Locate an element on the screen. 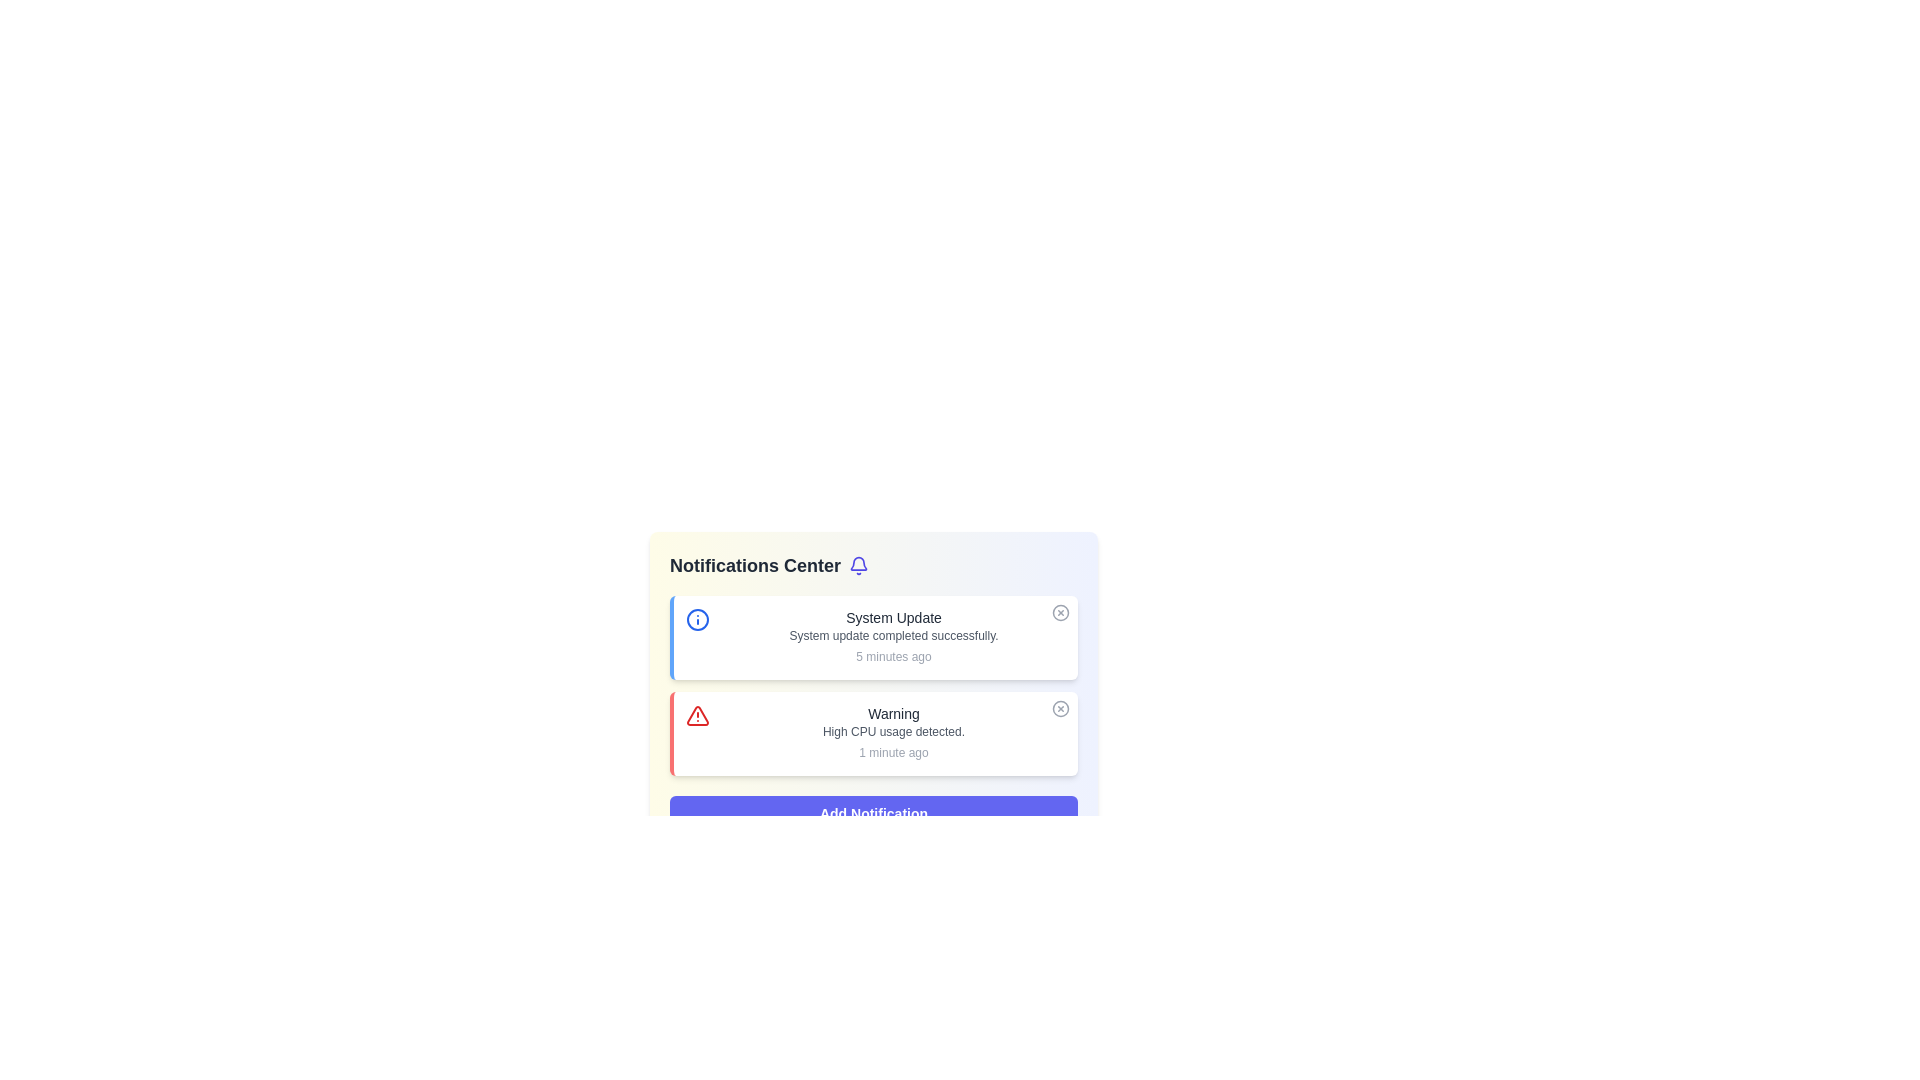  the text label that serves as a header for the system update notification, which is centrally located in the first notification card is located at coordinates (892, 616).